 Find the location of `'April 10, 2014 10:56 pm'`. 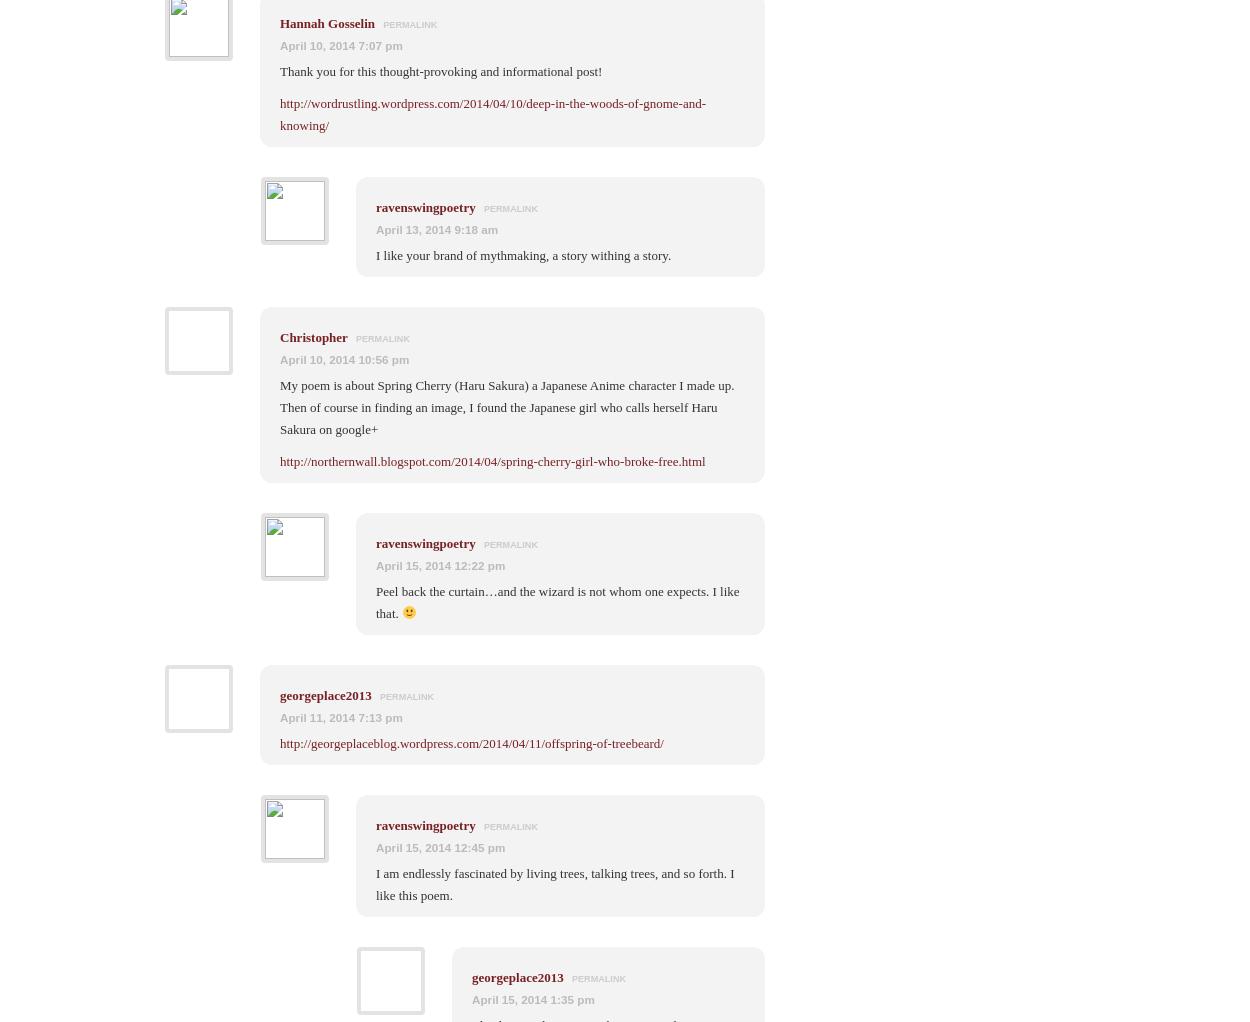

'April 10, 2014 10:56 pm' is located at coordinates (343, 358).